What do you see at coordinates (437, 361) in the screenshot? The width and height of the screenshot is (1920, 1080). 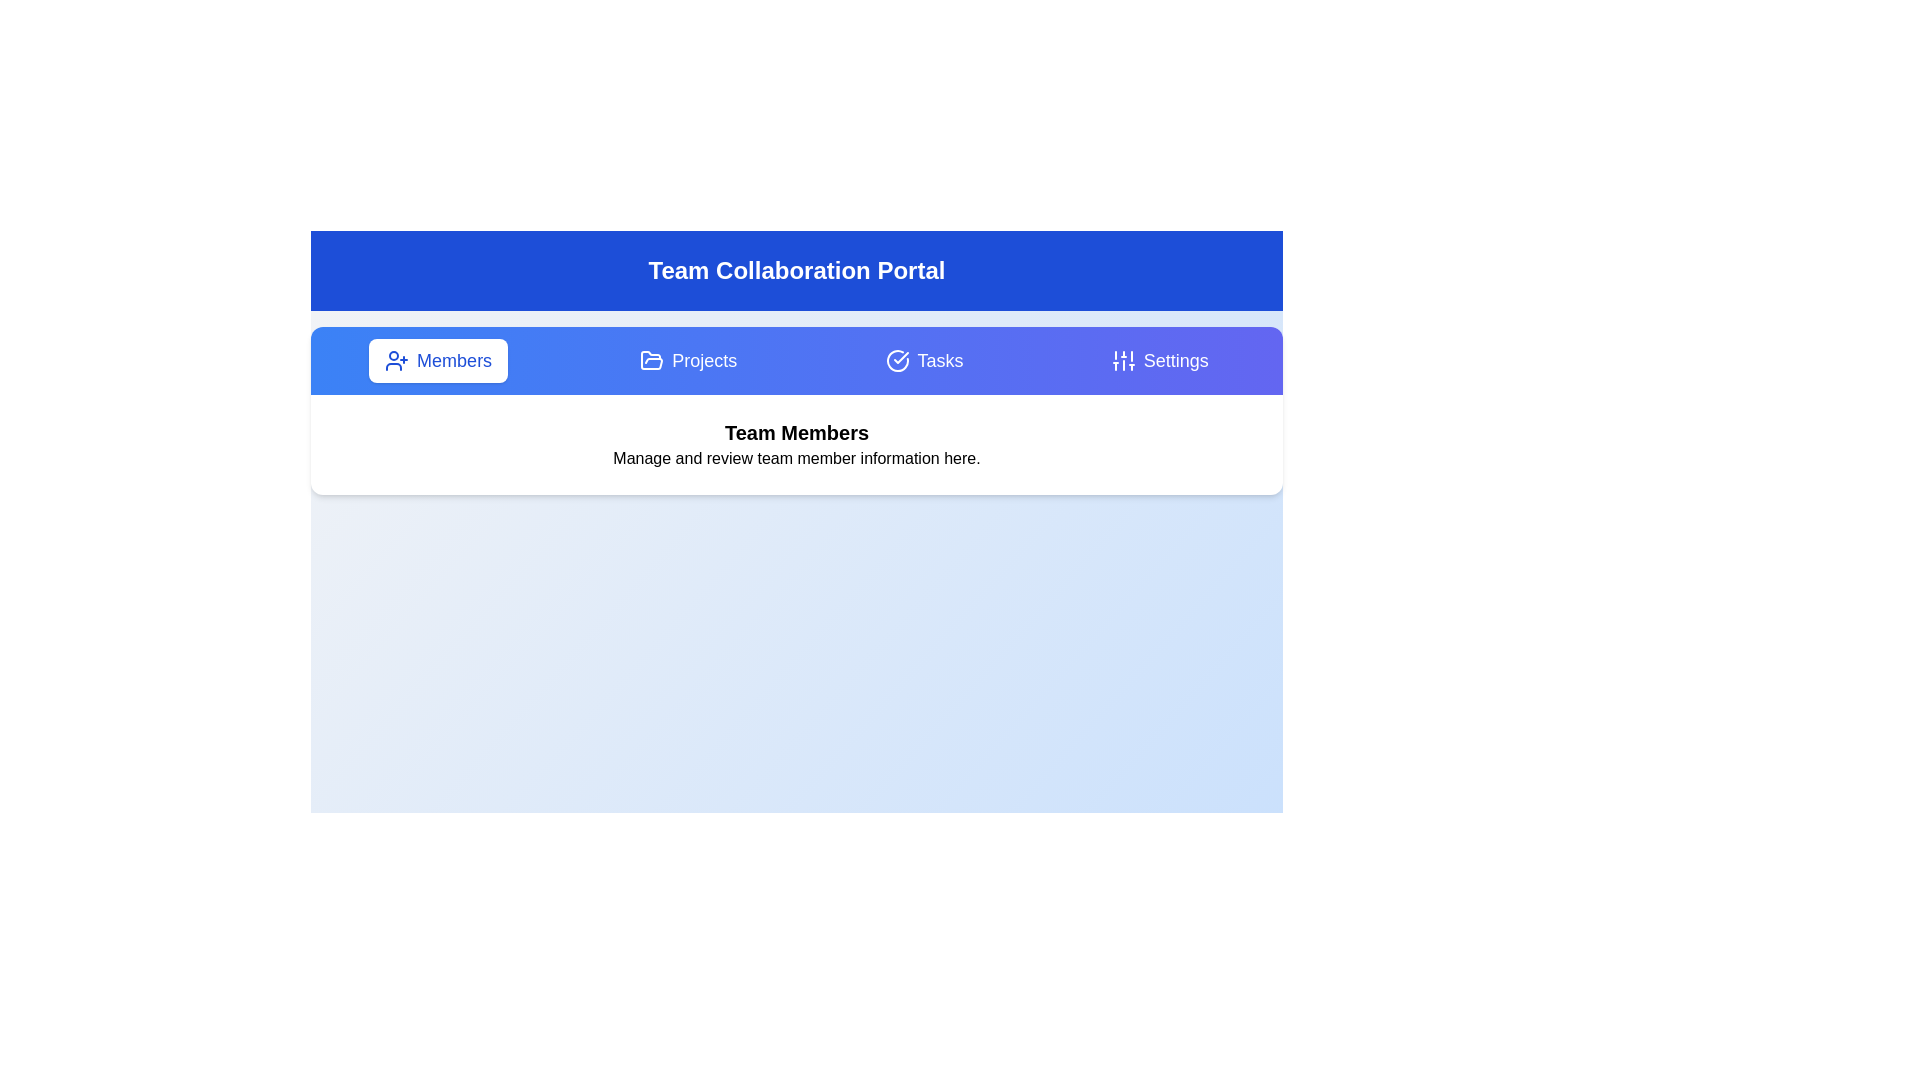 I see `the first interactive button in the navigation bar` at bounding box center [437, 361].